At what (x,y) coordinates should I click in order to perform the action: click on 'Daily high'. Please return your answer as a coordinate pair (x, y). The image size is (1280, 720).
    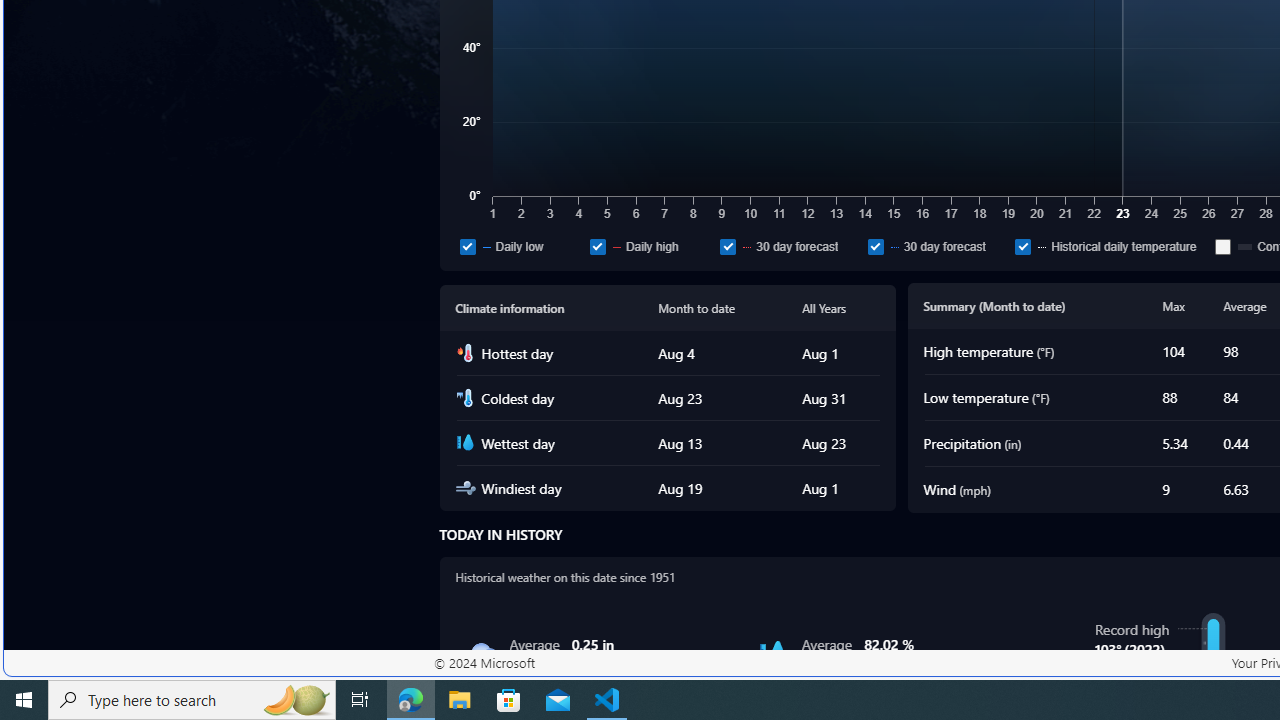
    Looking at the image, I should click on (650, 245).